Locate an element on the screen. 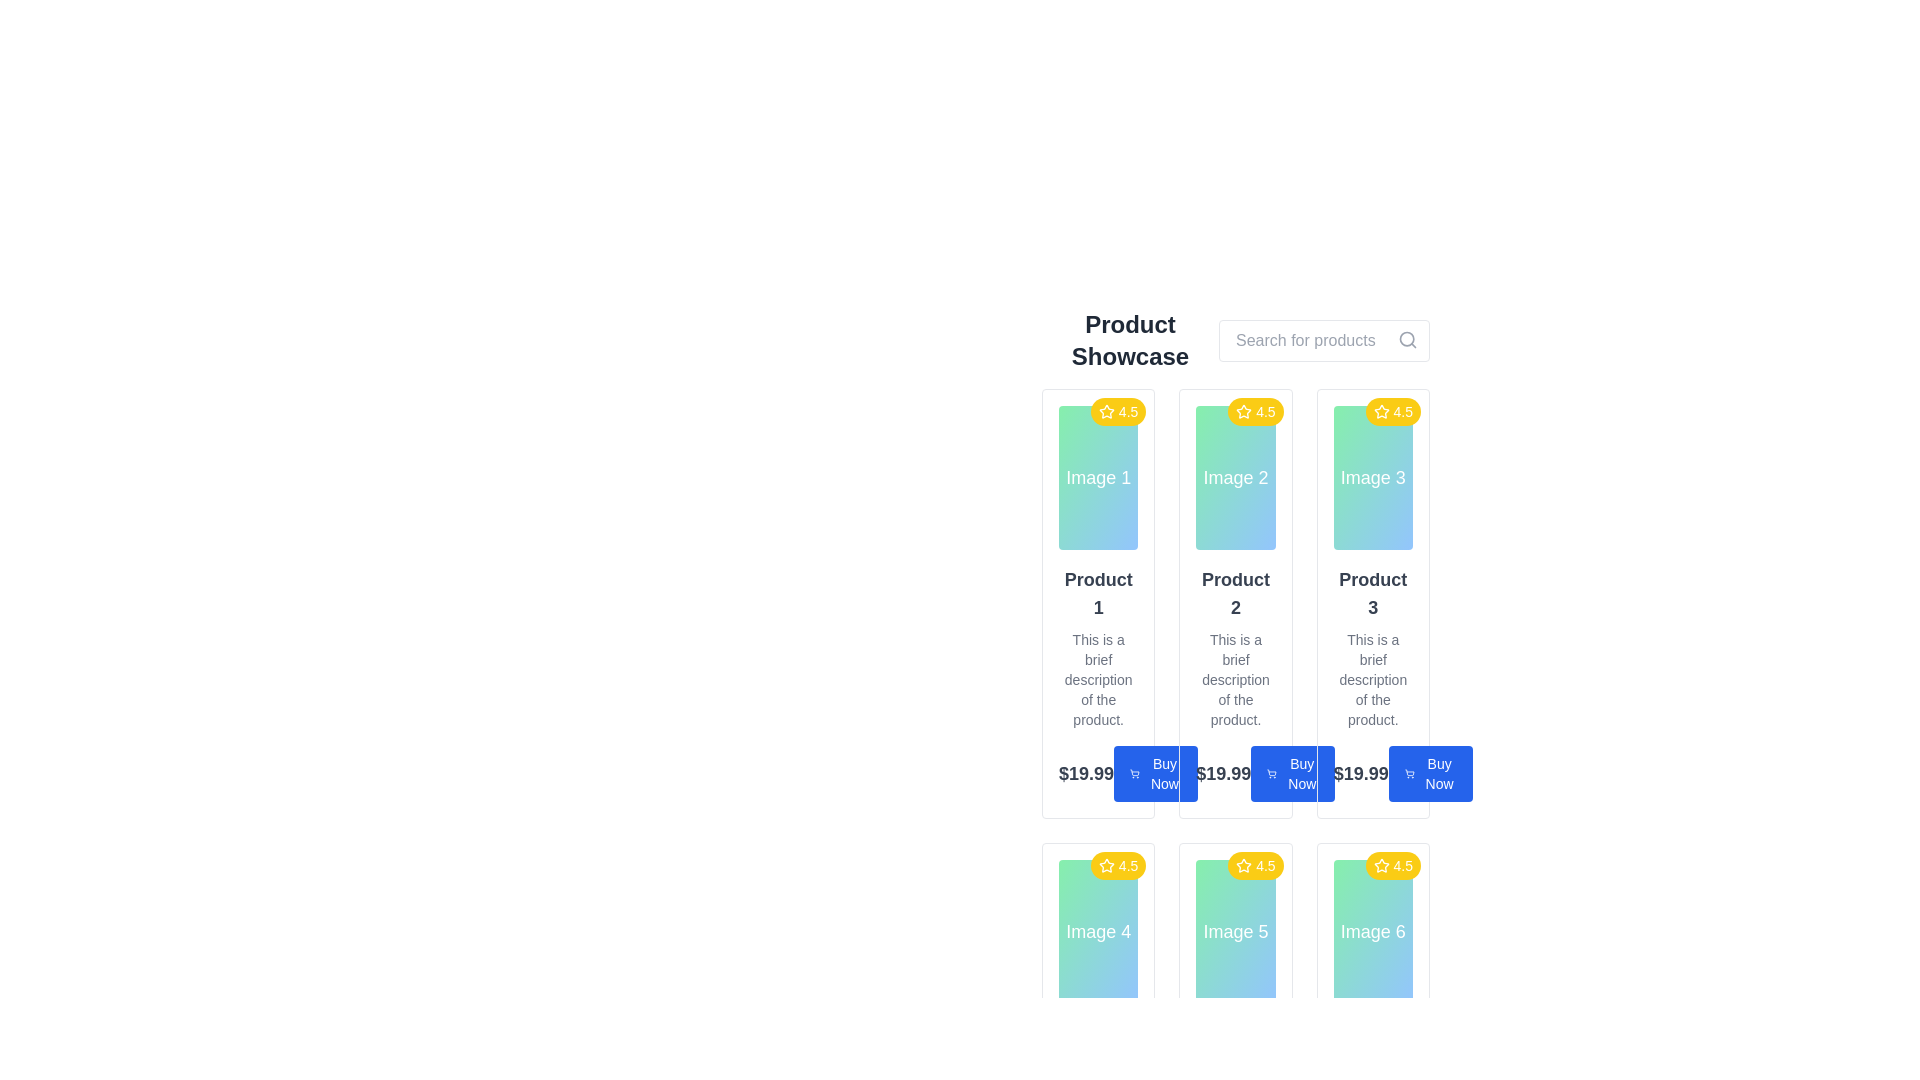 This screenshot has width=1920, height=1080. the star-shaped icon with a yellow outline located in the upper-right corner of the badge containing the rating number 4.5 in 'Image 5' of the product showcase grid is located at coordinates (1243, 865).